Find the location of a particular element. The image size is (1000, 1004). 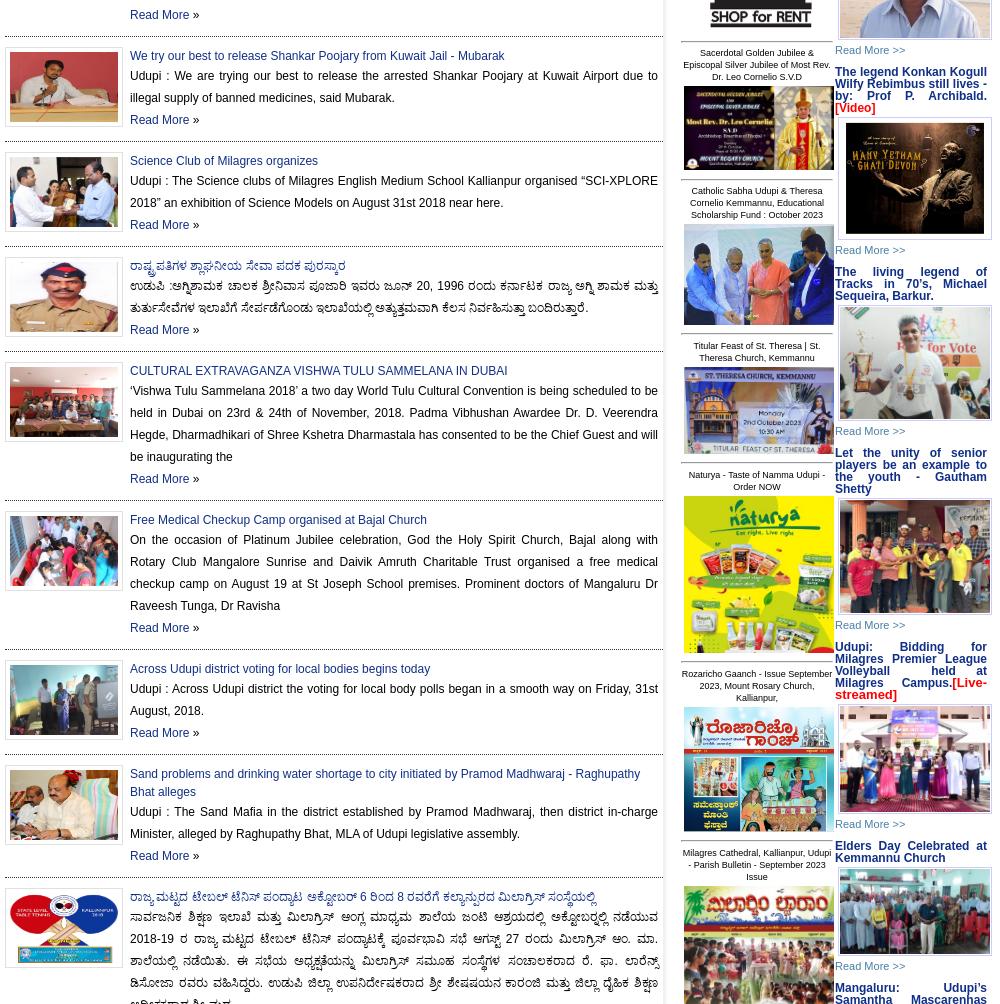

'Udupi : We are trying our best to release the arrested Shankar Poojary at Kuwait Airport due to illegal supply of banned medicines, said Mubarak.' is located at coordinates (394, 87).